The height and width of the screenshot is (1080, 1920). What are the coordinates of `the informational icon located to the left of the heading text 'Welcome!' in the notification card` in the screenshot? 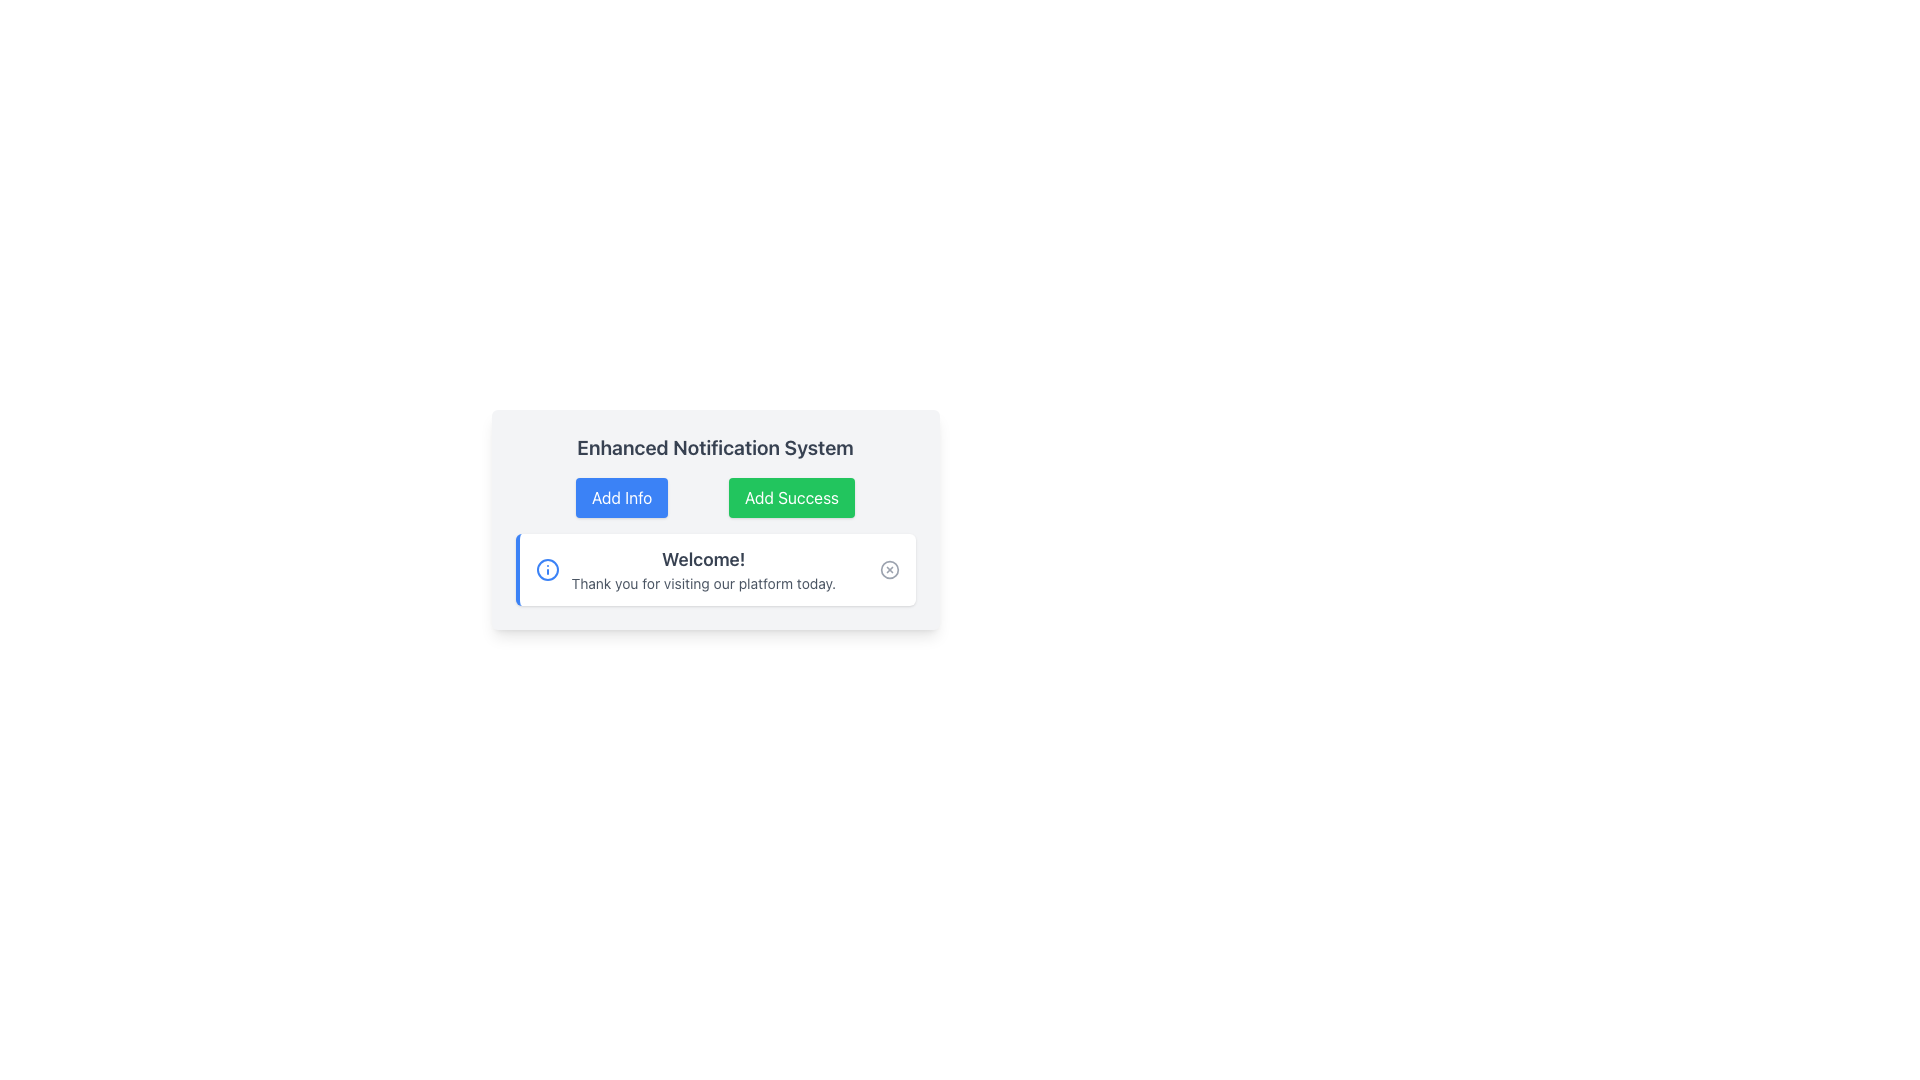 It's located at (547, 570).